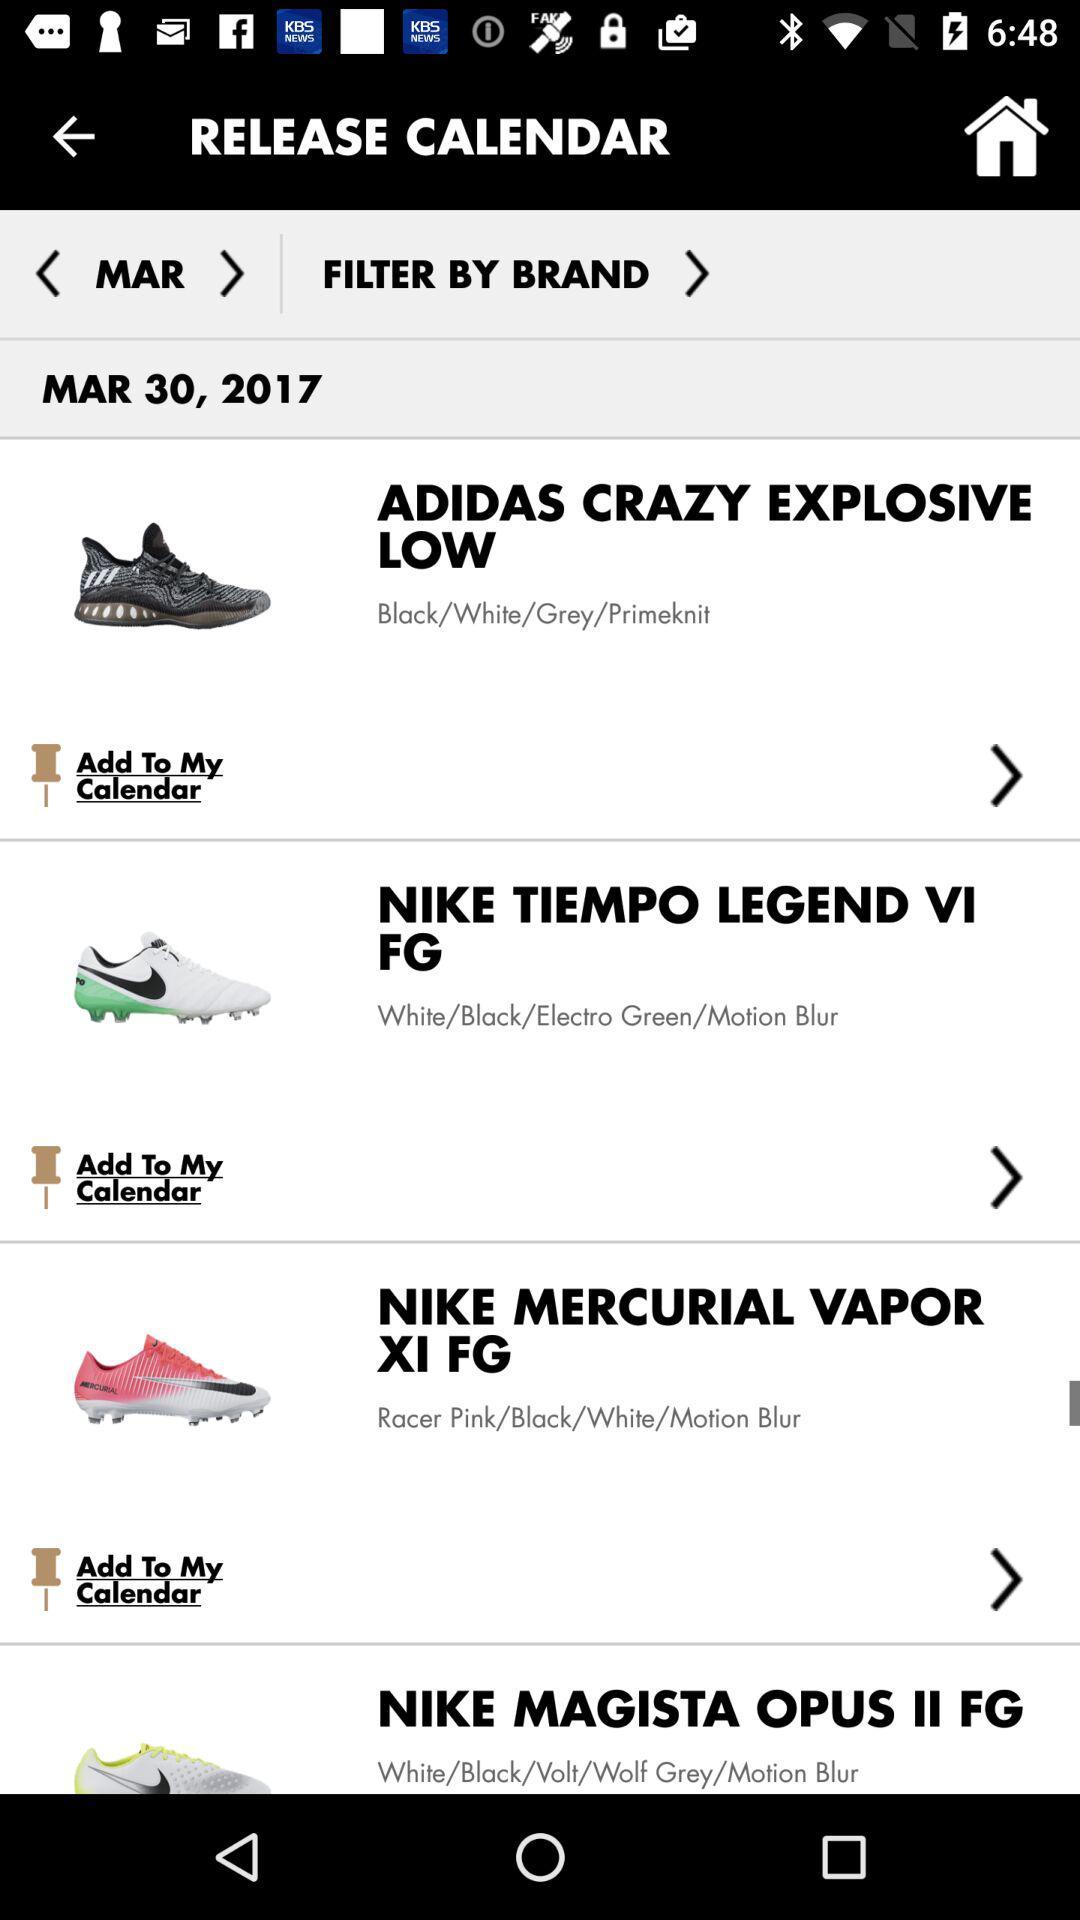  What do you see at coordinates (1006, 1578) in the screenshot?
I see `the item above nike magista opus` at bounding box center [1006, 1578].